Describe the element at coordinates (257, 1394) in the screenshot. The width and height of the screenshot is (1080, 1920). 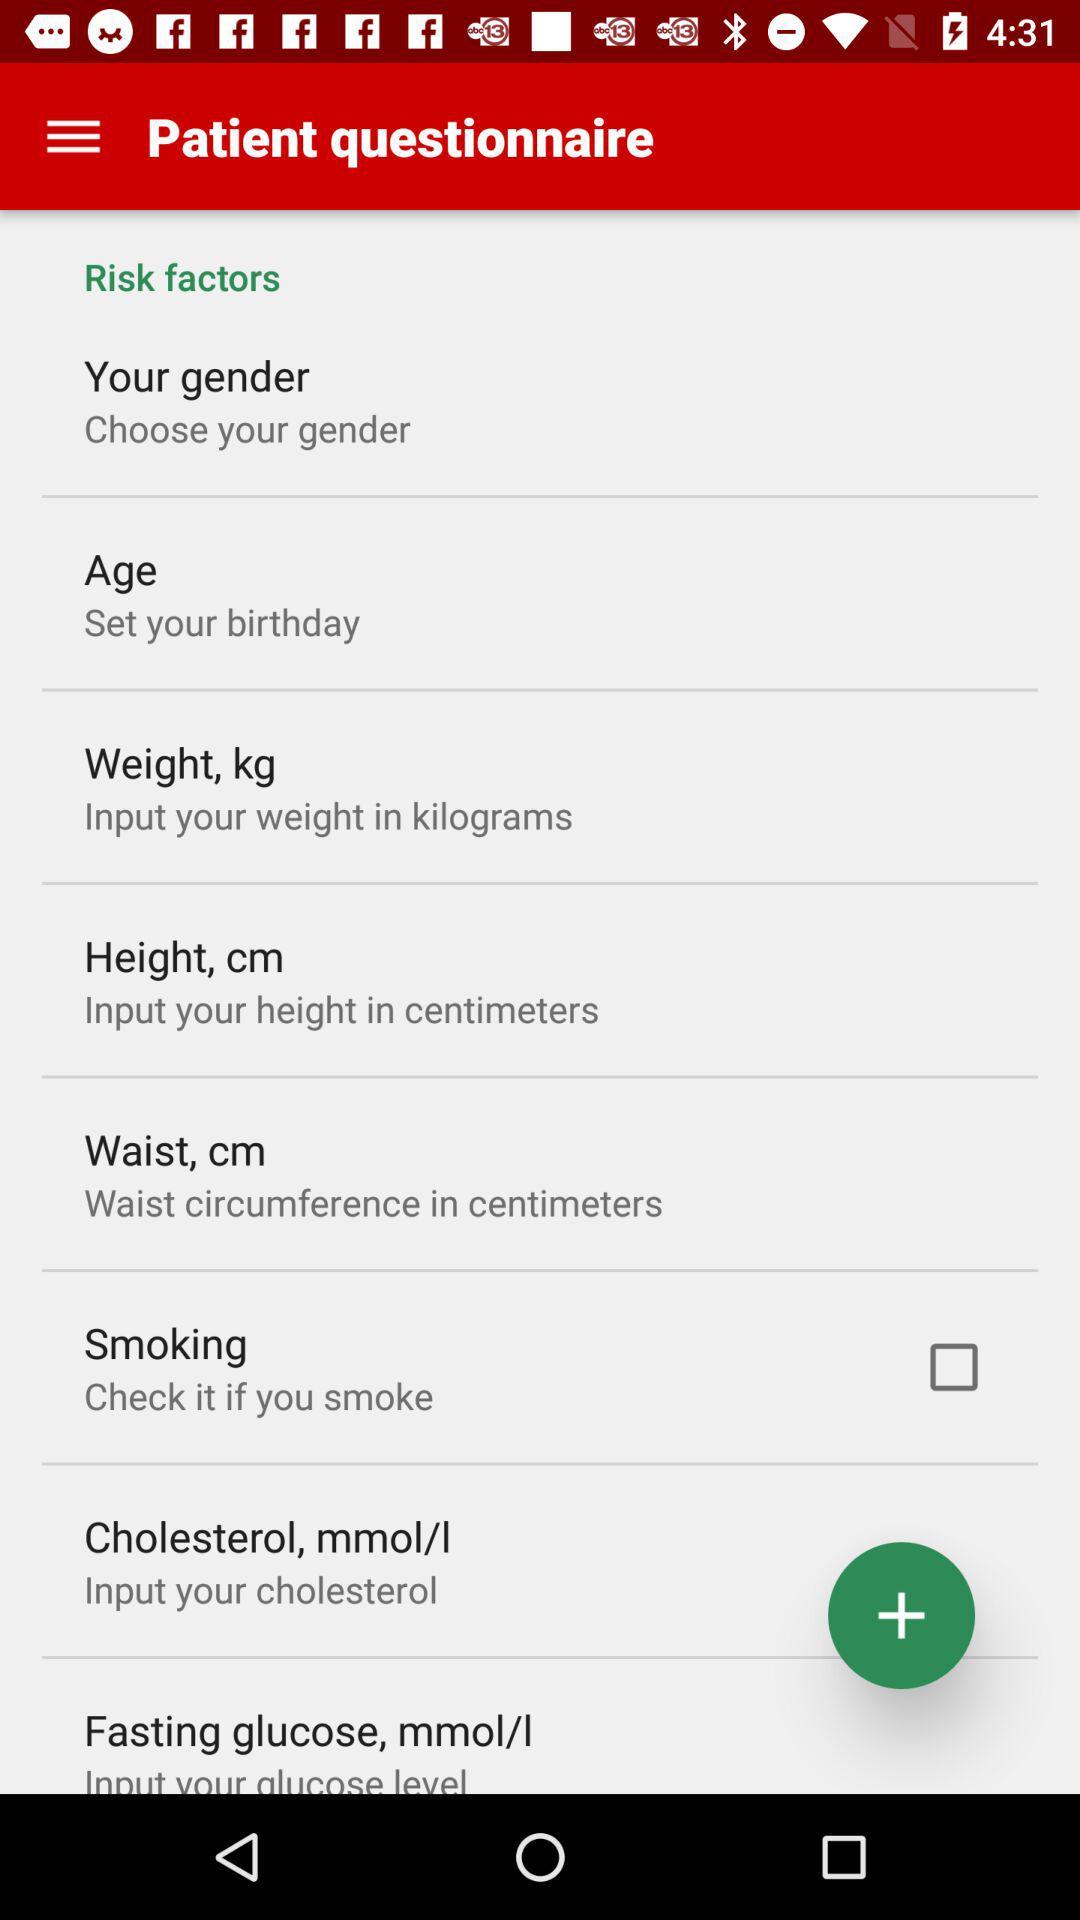
I see `the item above the cholesterol, mmol/l app` at that location.